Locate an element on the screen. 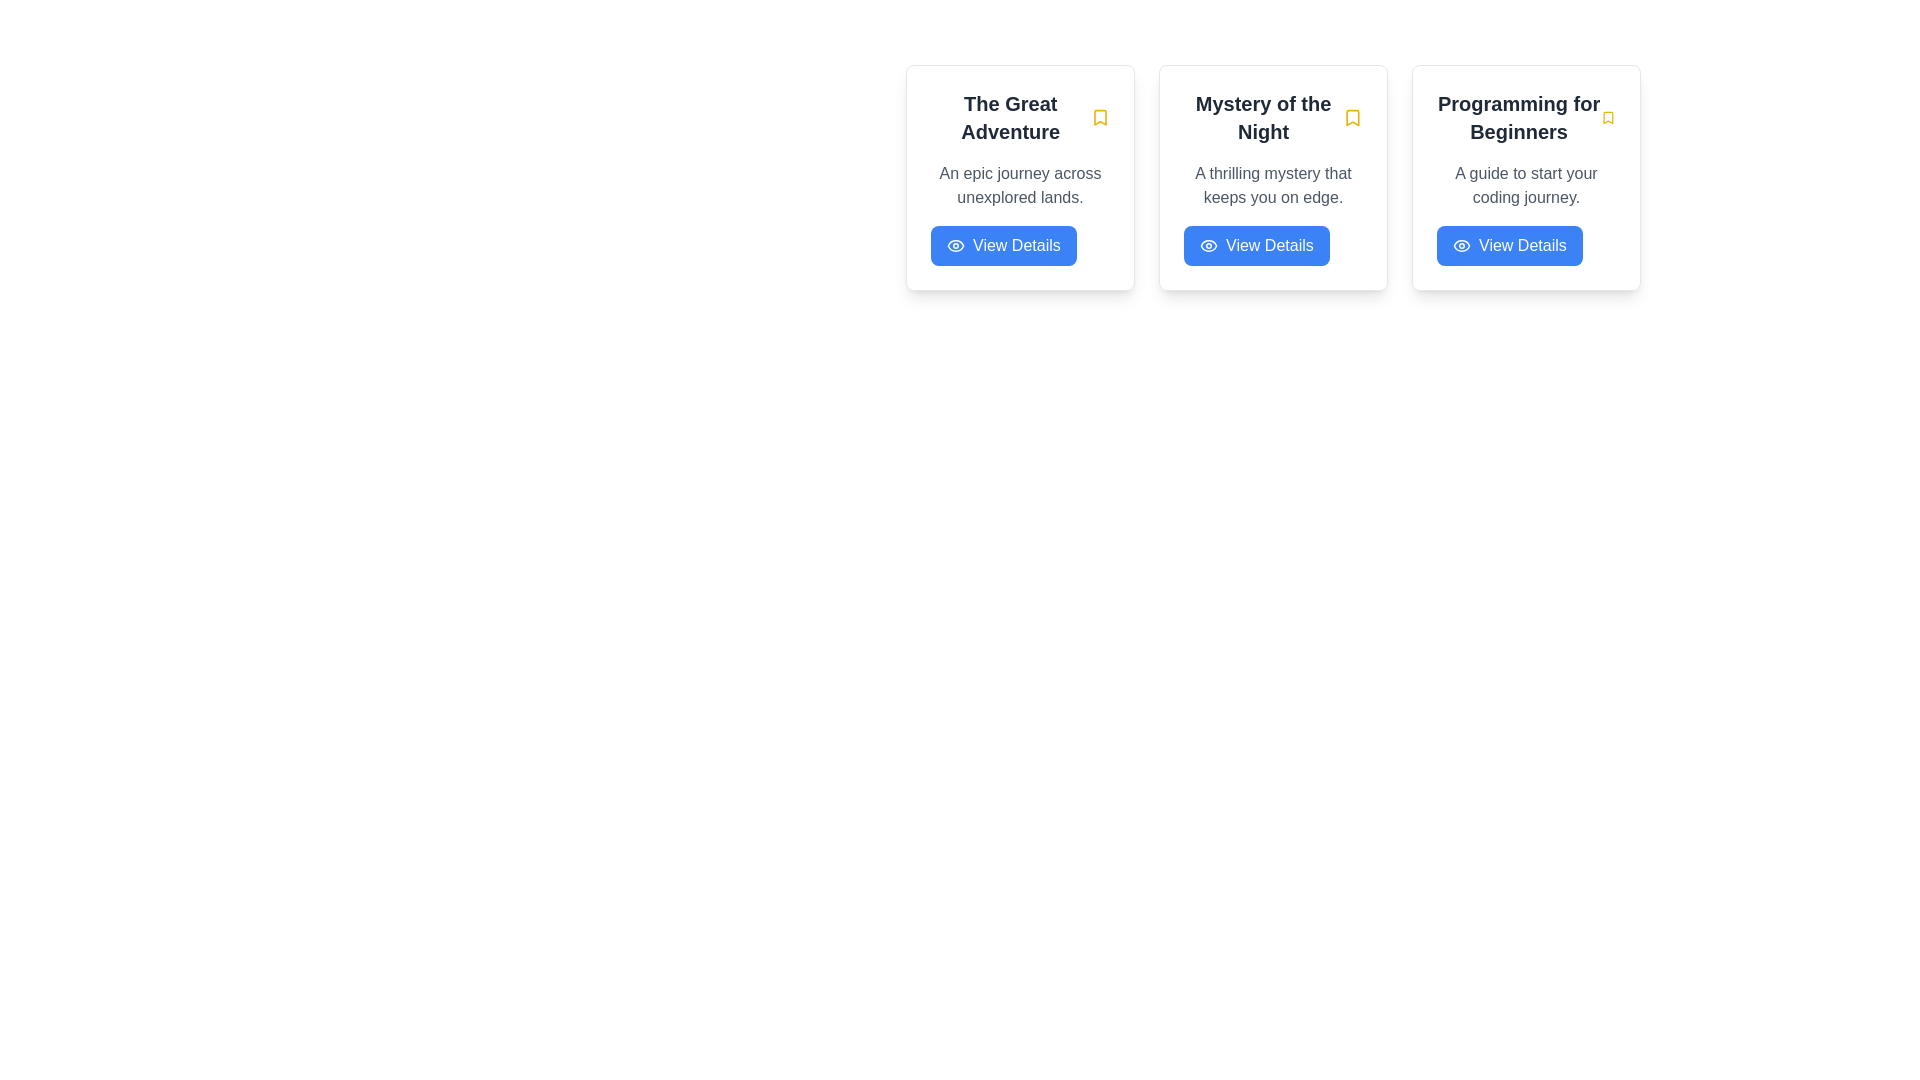 This screenshot has width=1920, height=1080. the light gray text element reading 'An epic journey across unexplored lands' within the card titled 'The Great Adventure' is located at coordinates (1020, 185).